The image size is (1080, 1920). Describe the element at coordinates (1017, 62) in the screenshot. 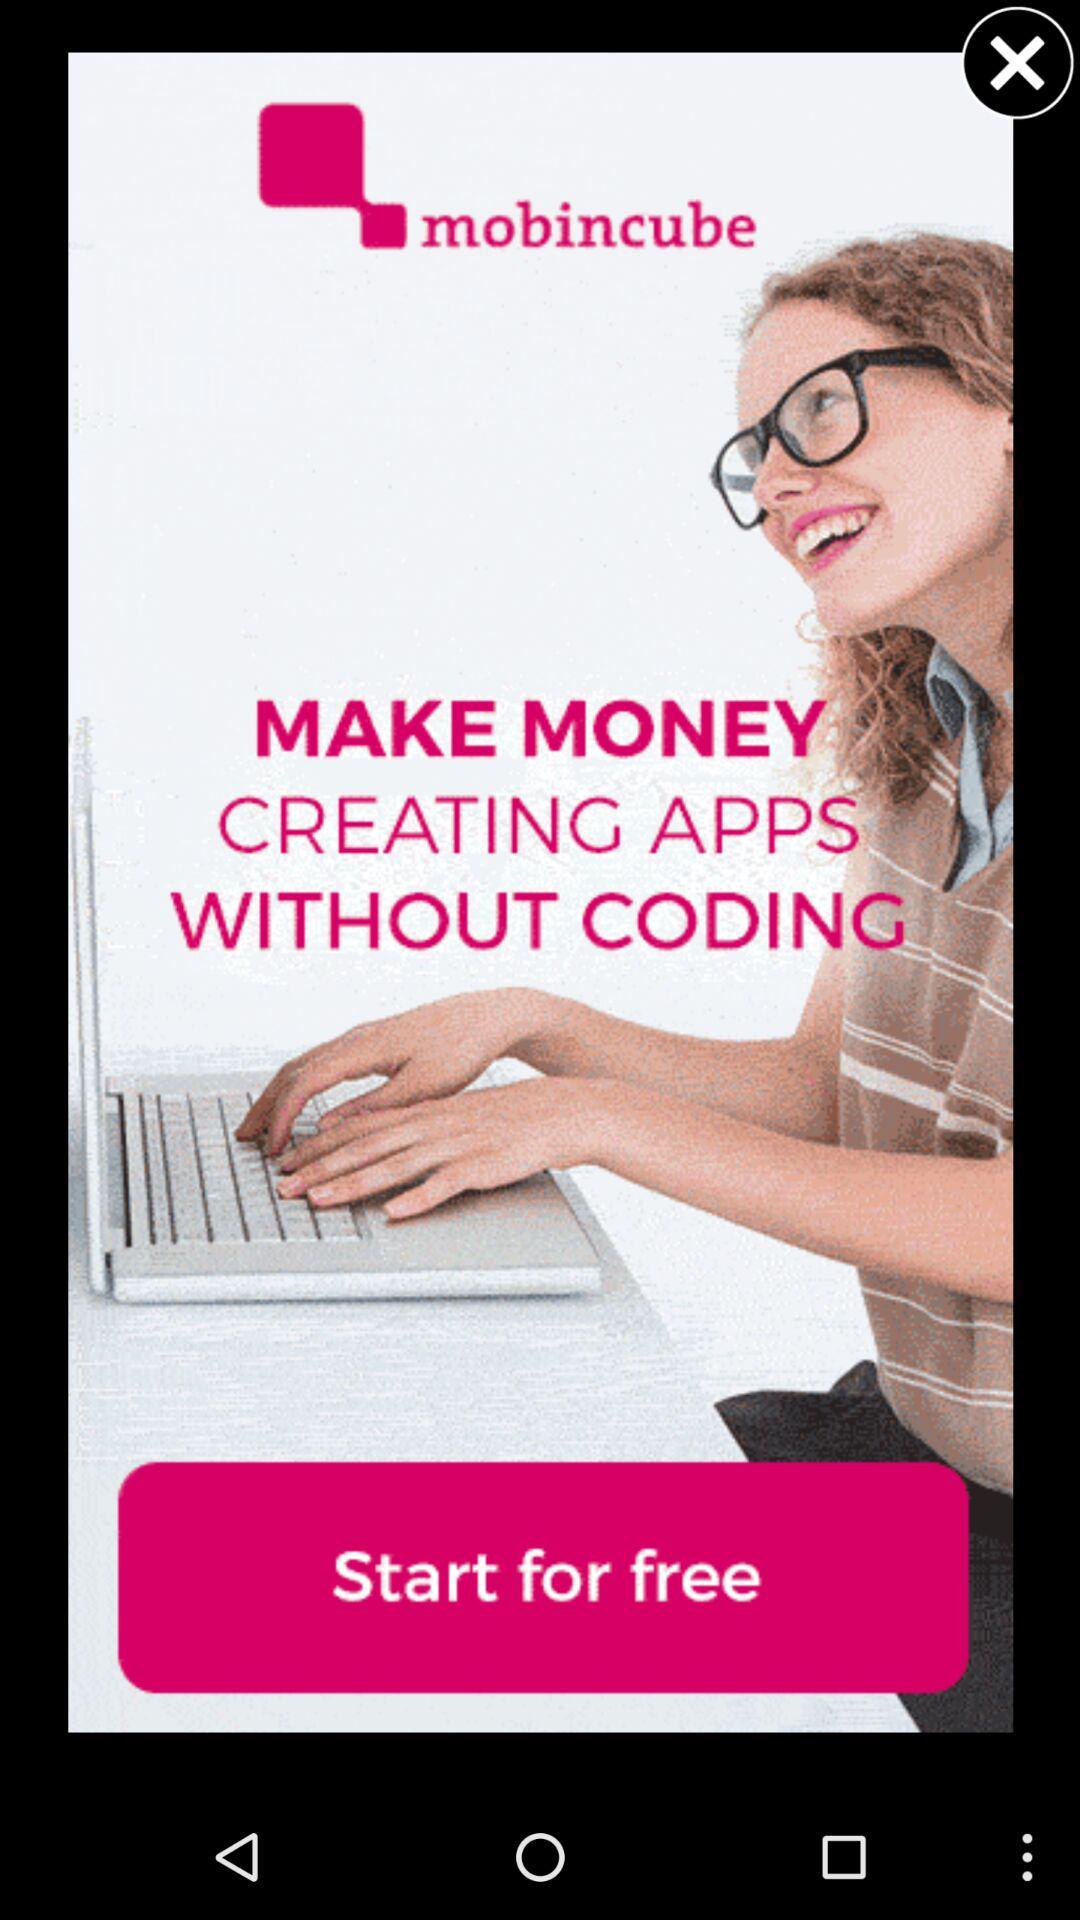

I see `exit advertisement` at that location.